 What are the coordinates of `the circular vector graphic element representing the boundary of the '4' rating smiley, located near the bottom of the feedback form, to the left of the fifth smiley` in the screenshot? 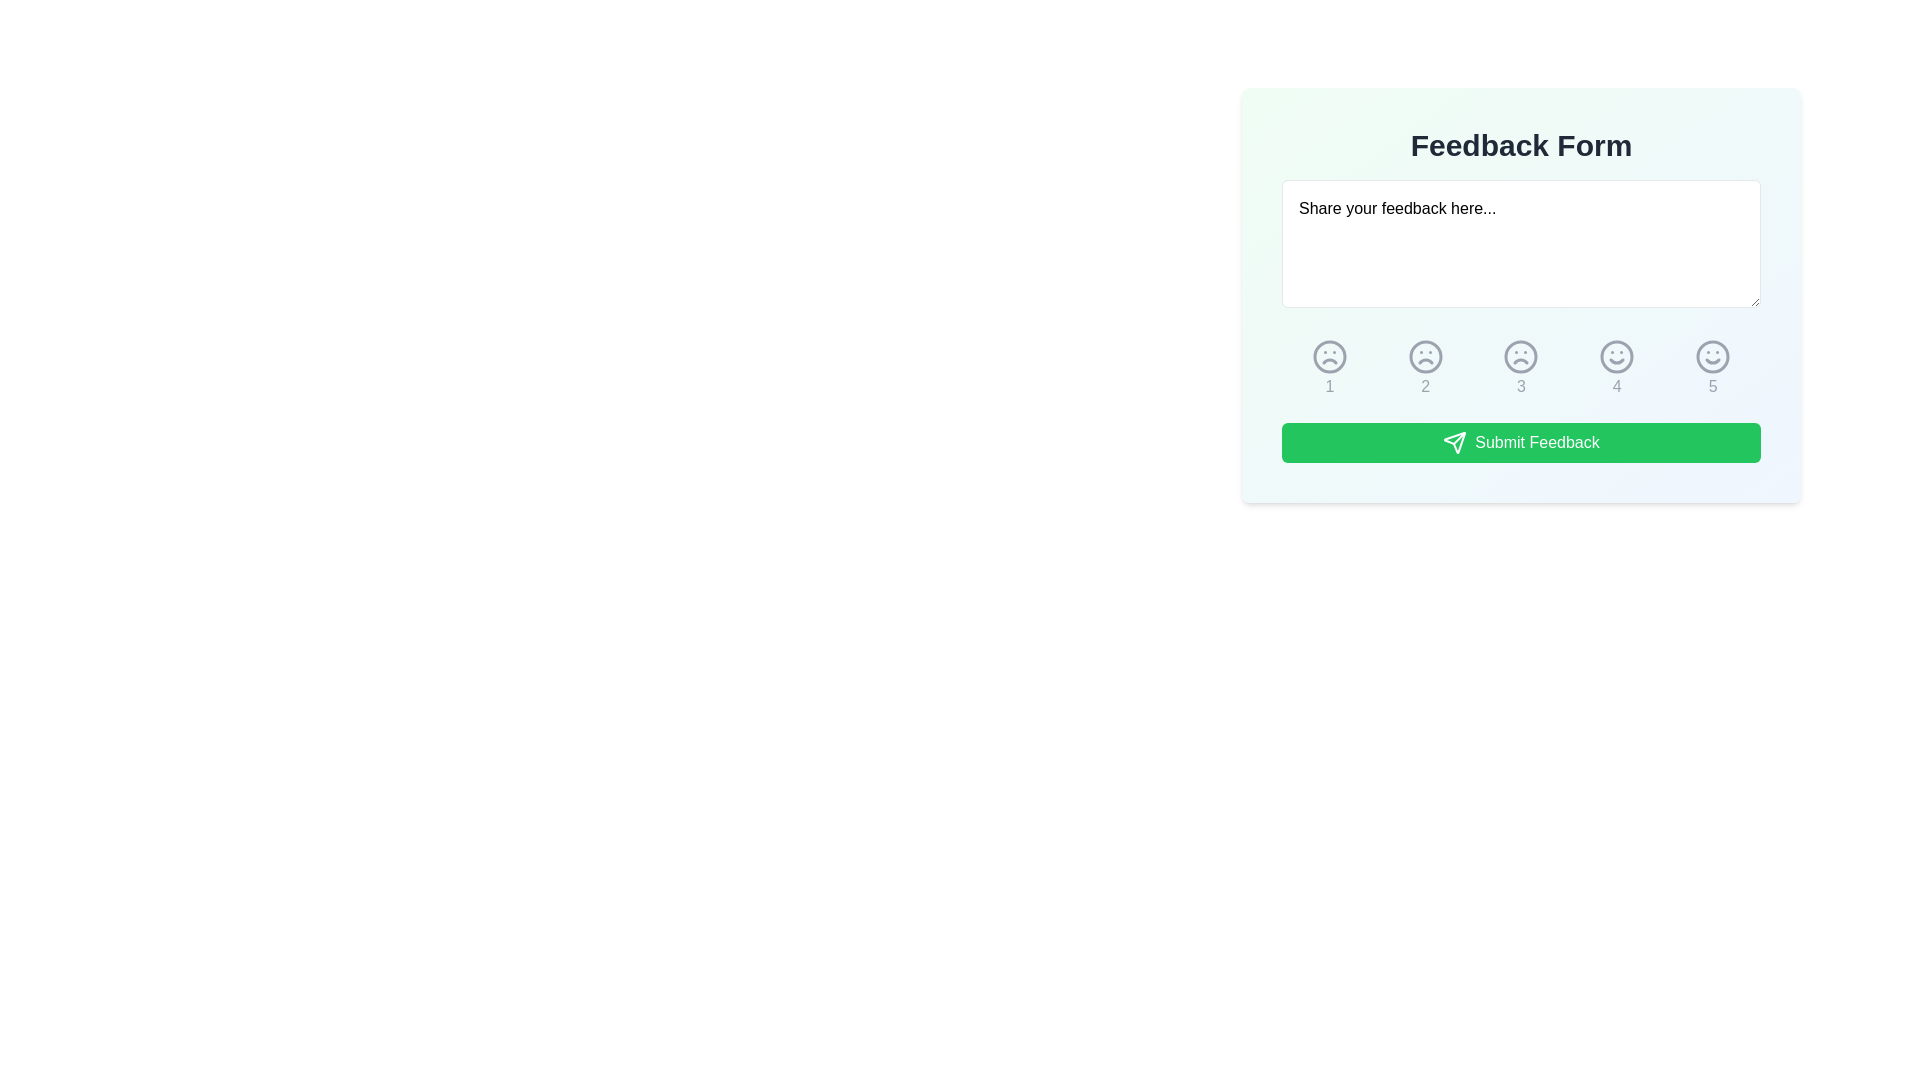 It's located at (1617, 356).